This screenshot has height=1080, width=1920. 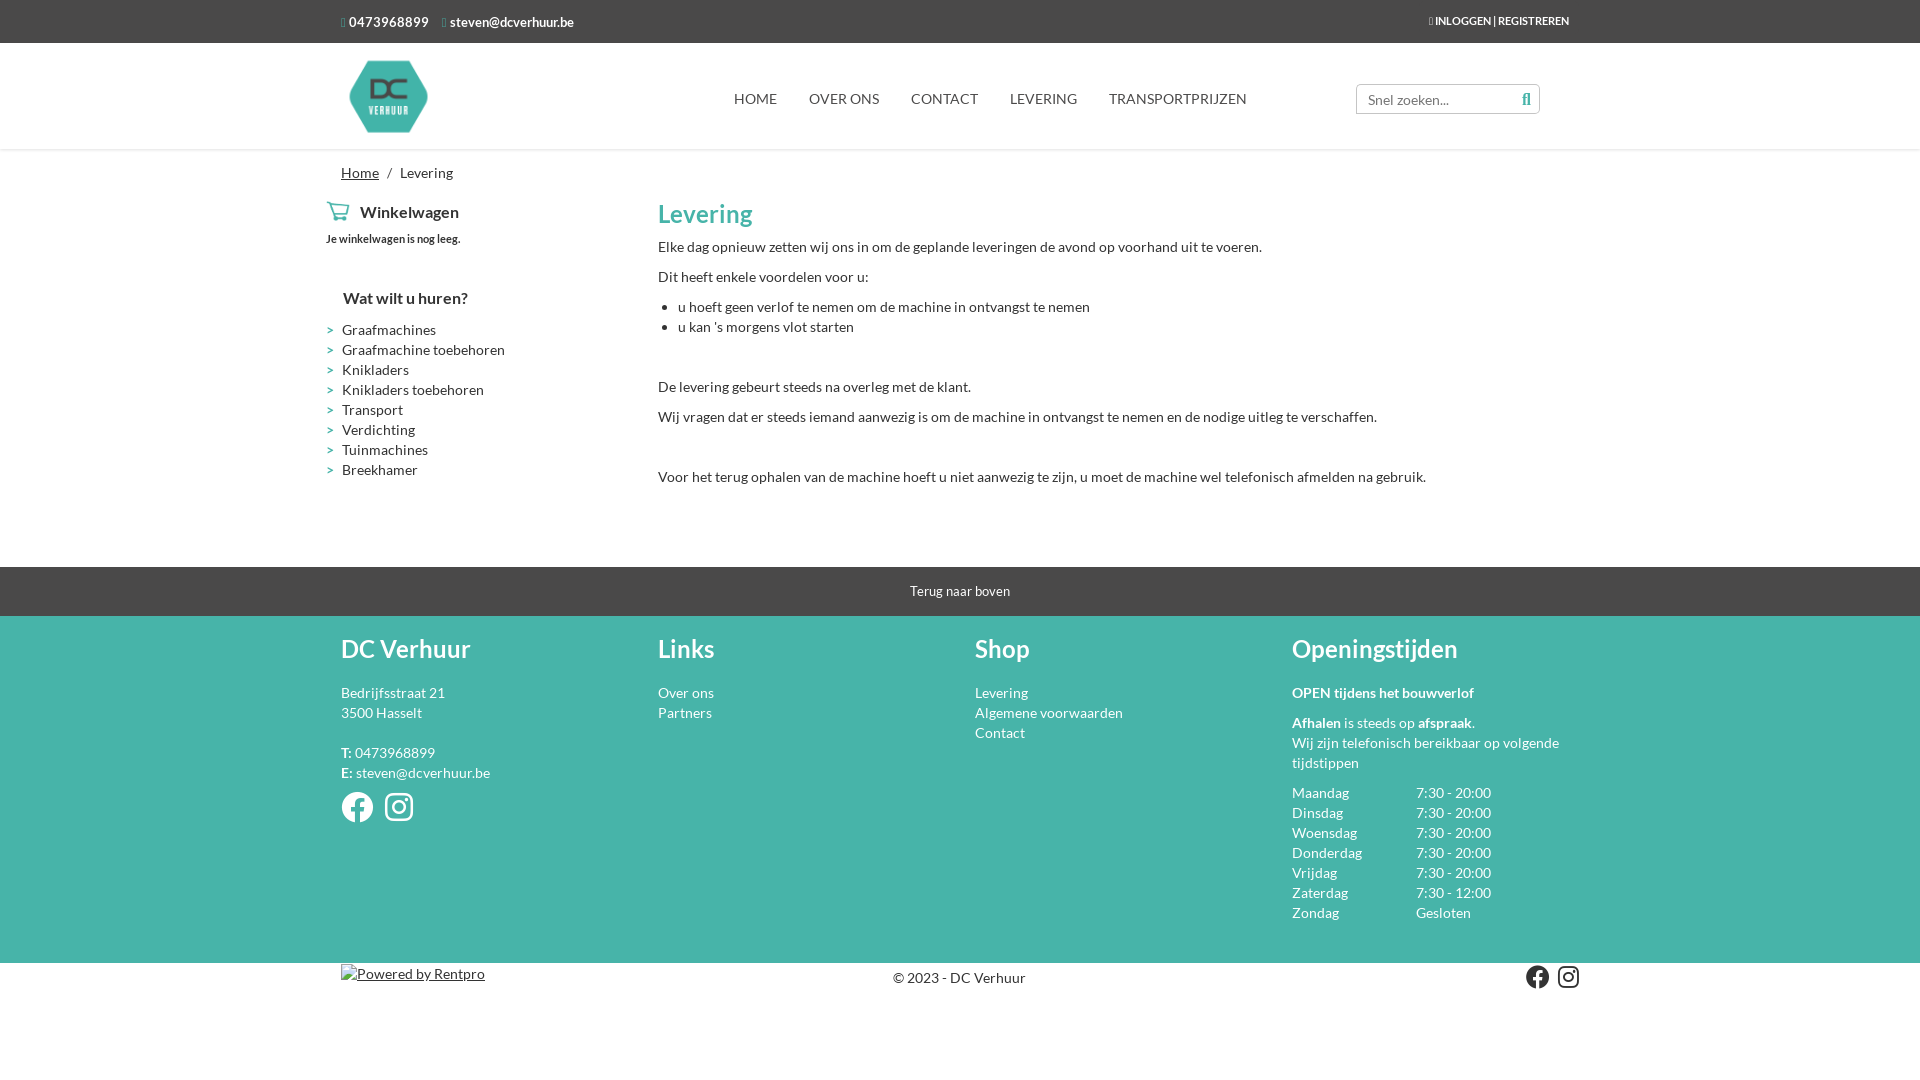 I want to click on 'HOME', so click(x=754, y=97).